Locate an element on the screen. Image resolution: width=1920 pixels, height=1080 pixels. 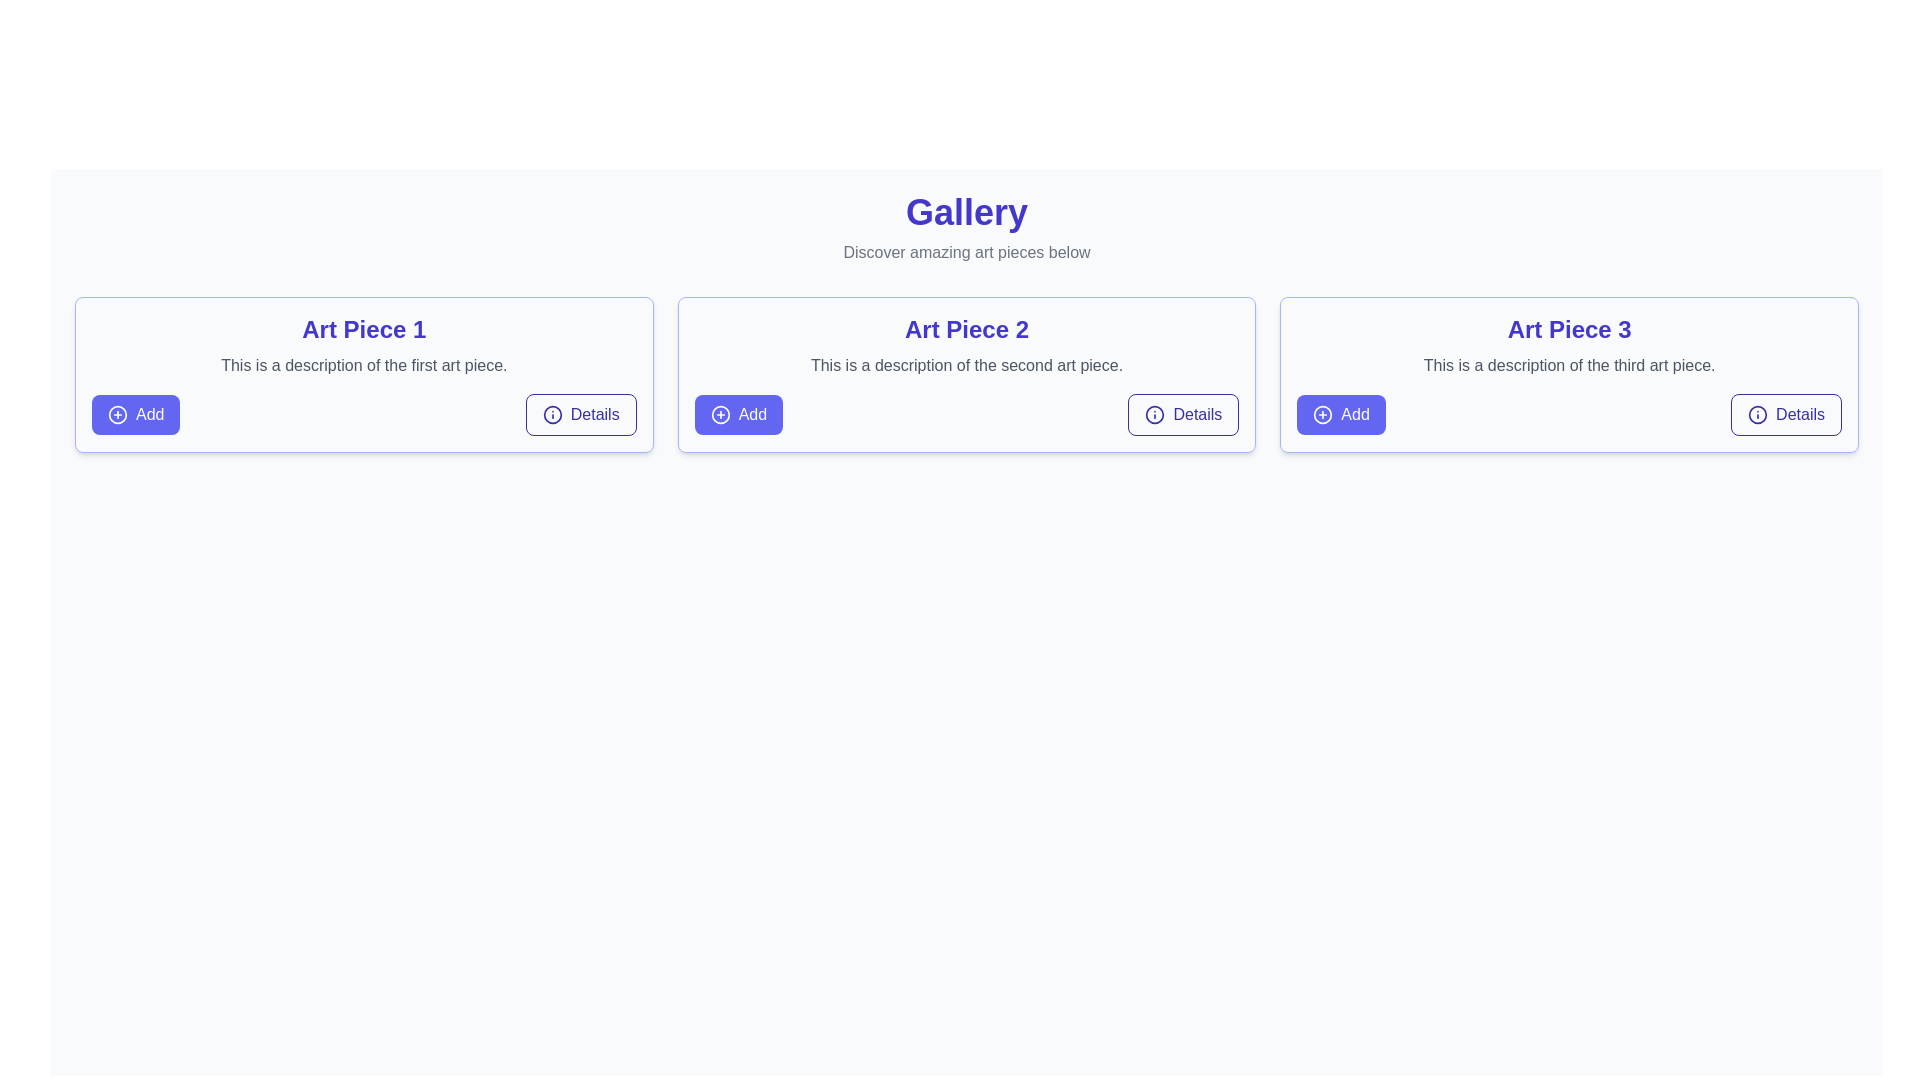
the 'add' button located at the bottom left corner of the card layout titled 'Art Piece 1' is located at coordinates (135, 414).